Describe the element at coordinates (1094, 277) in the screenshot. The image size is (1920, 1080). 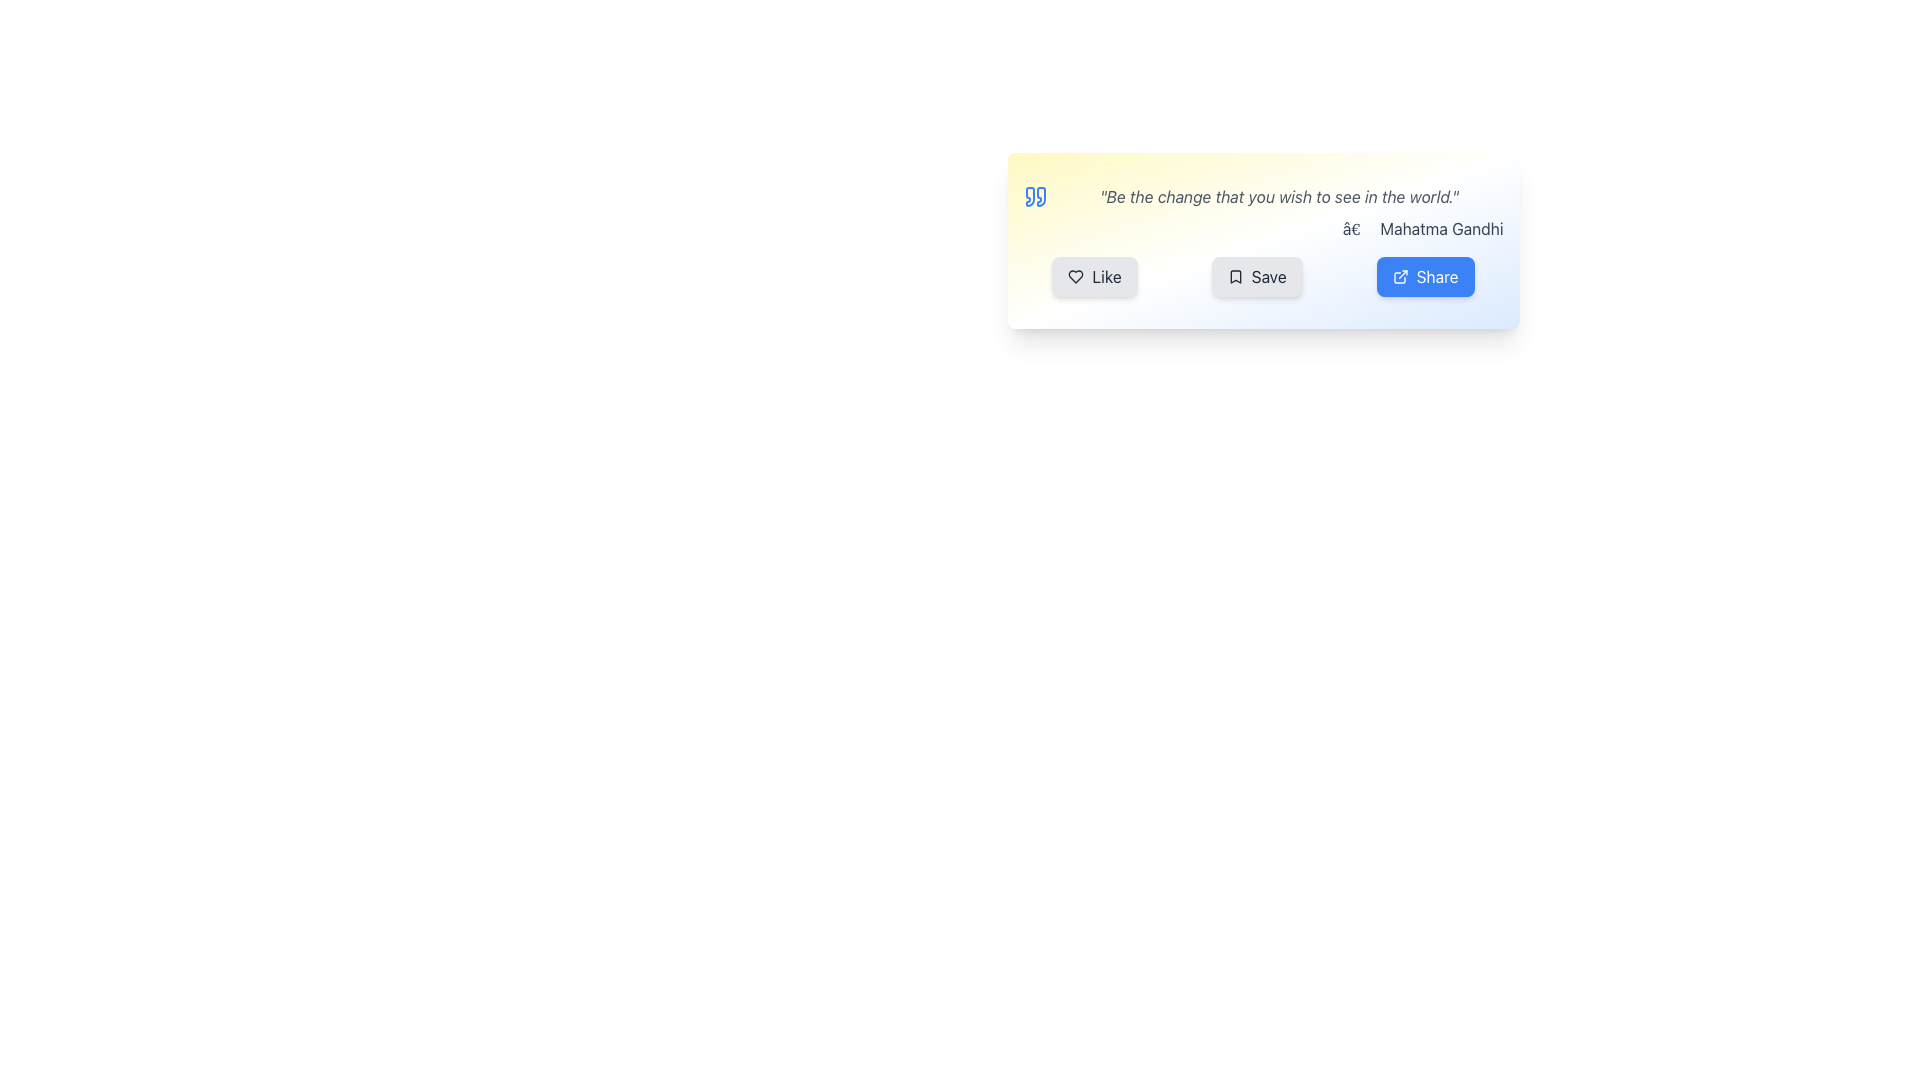
I see `the like button located at the top left of the group, which is the first in a sequence of vertically aligned buttons including 'Save' and 'Share', to change its color` at that location.